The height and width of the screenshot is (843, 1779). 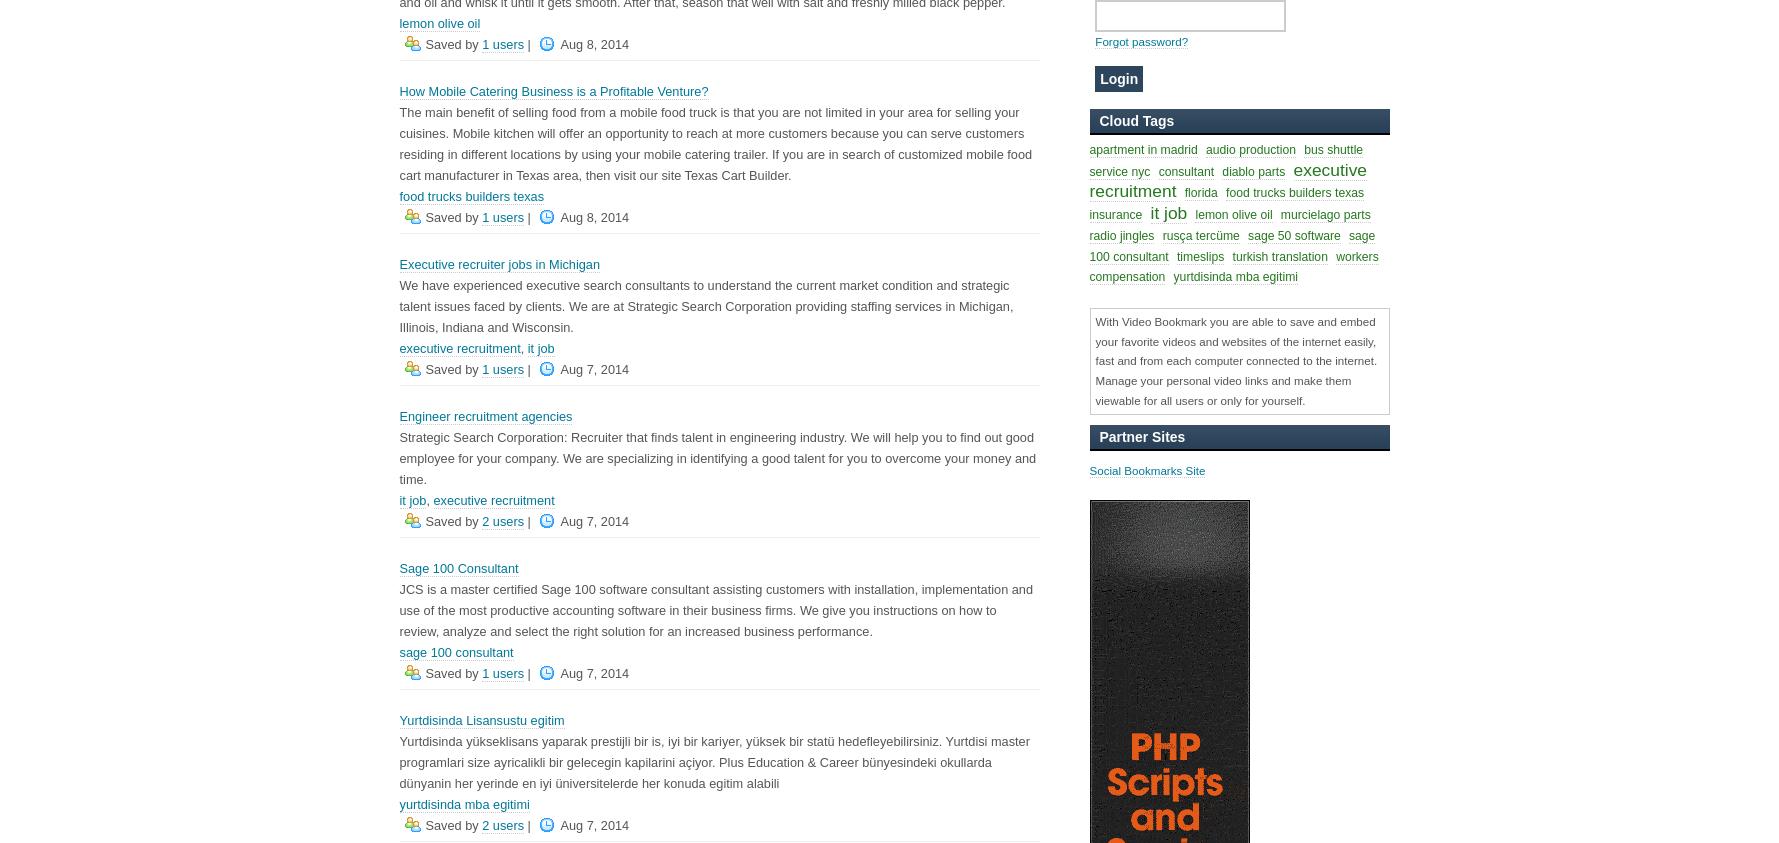 What do you see at coordinates (1198, 256) in the screenshot?
I see `'timeslips'` at bounding box center [1198, 256].